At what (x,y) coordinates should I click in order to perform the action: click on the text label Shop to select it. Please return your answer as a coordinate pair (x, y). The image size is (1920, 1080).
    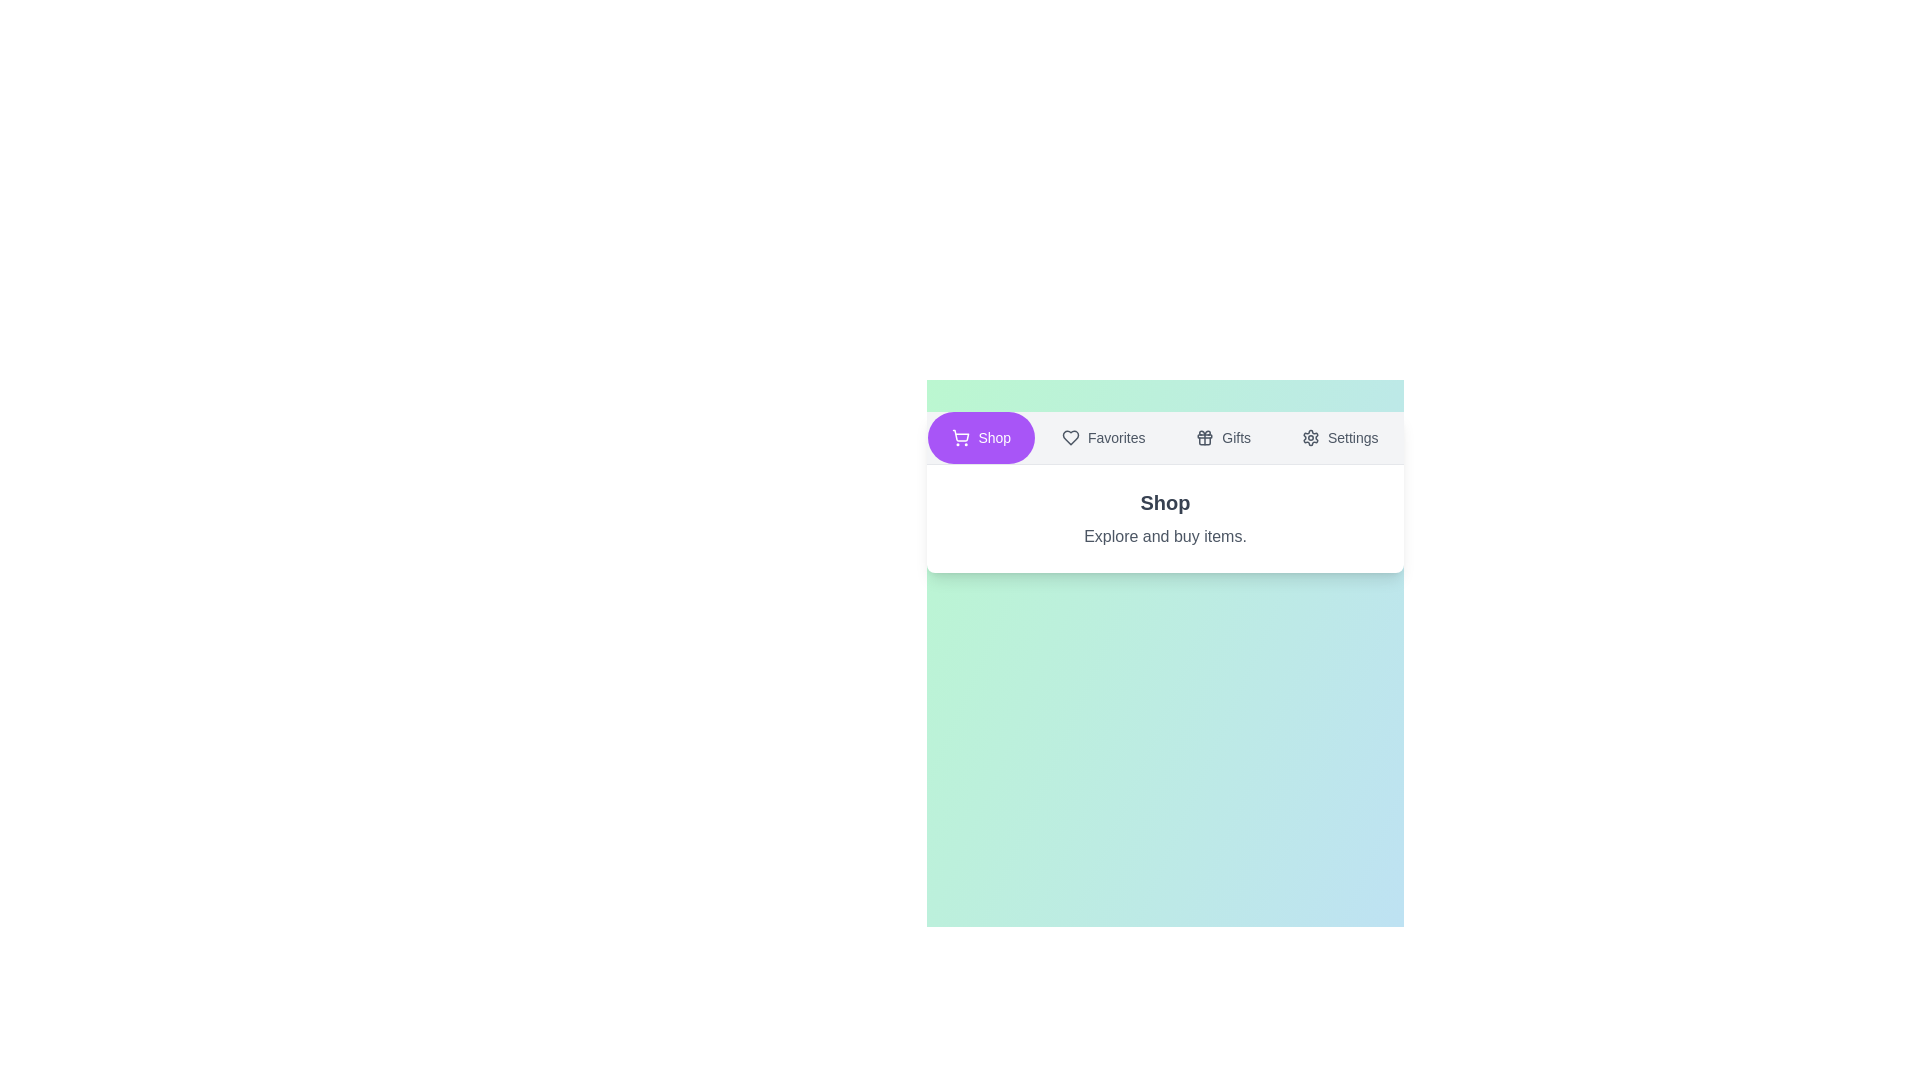
    Looking at the image, I should click on (981, 437).